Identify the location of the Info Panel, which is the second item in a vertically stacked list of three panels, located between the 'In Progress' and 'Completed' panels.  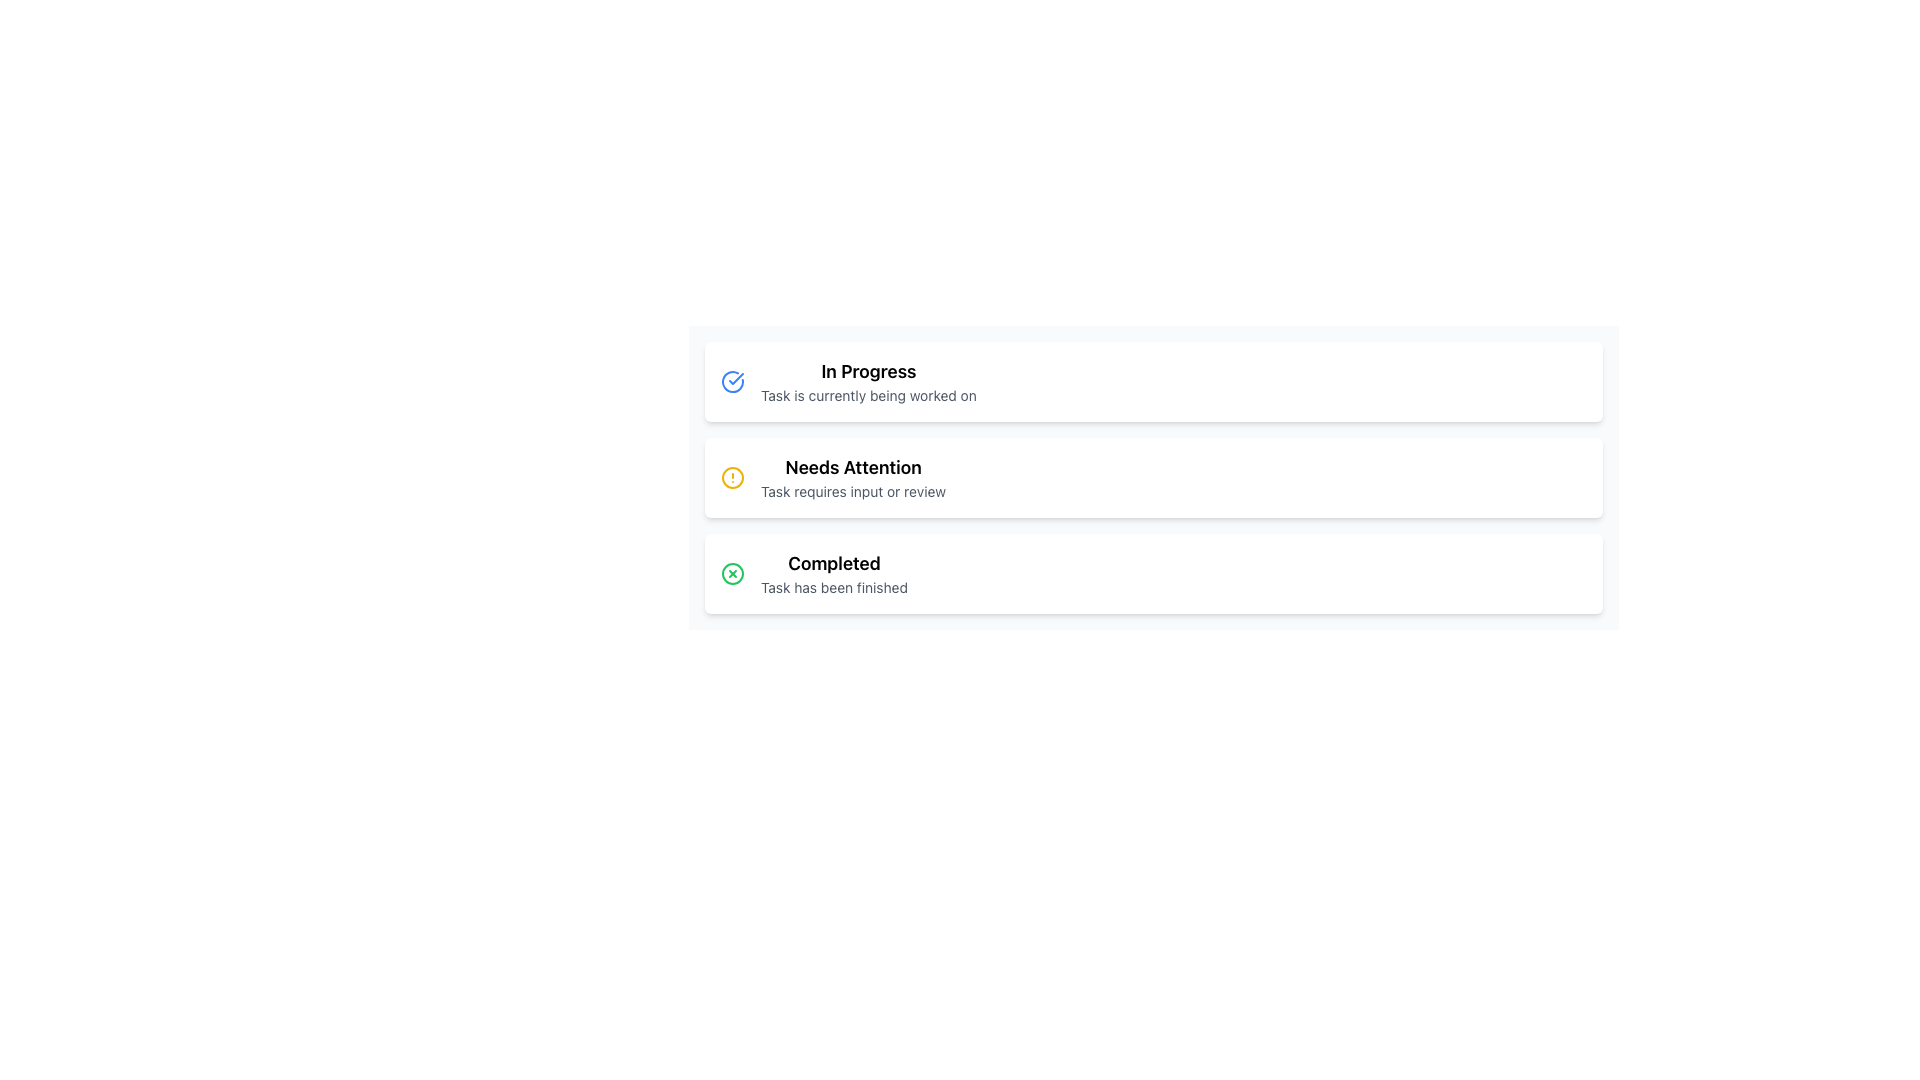
(1153, 478).